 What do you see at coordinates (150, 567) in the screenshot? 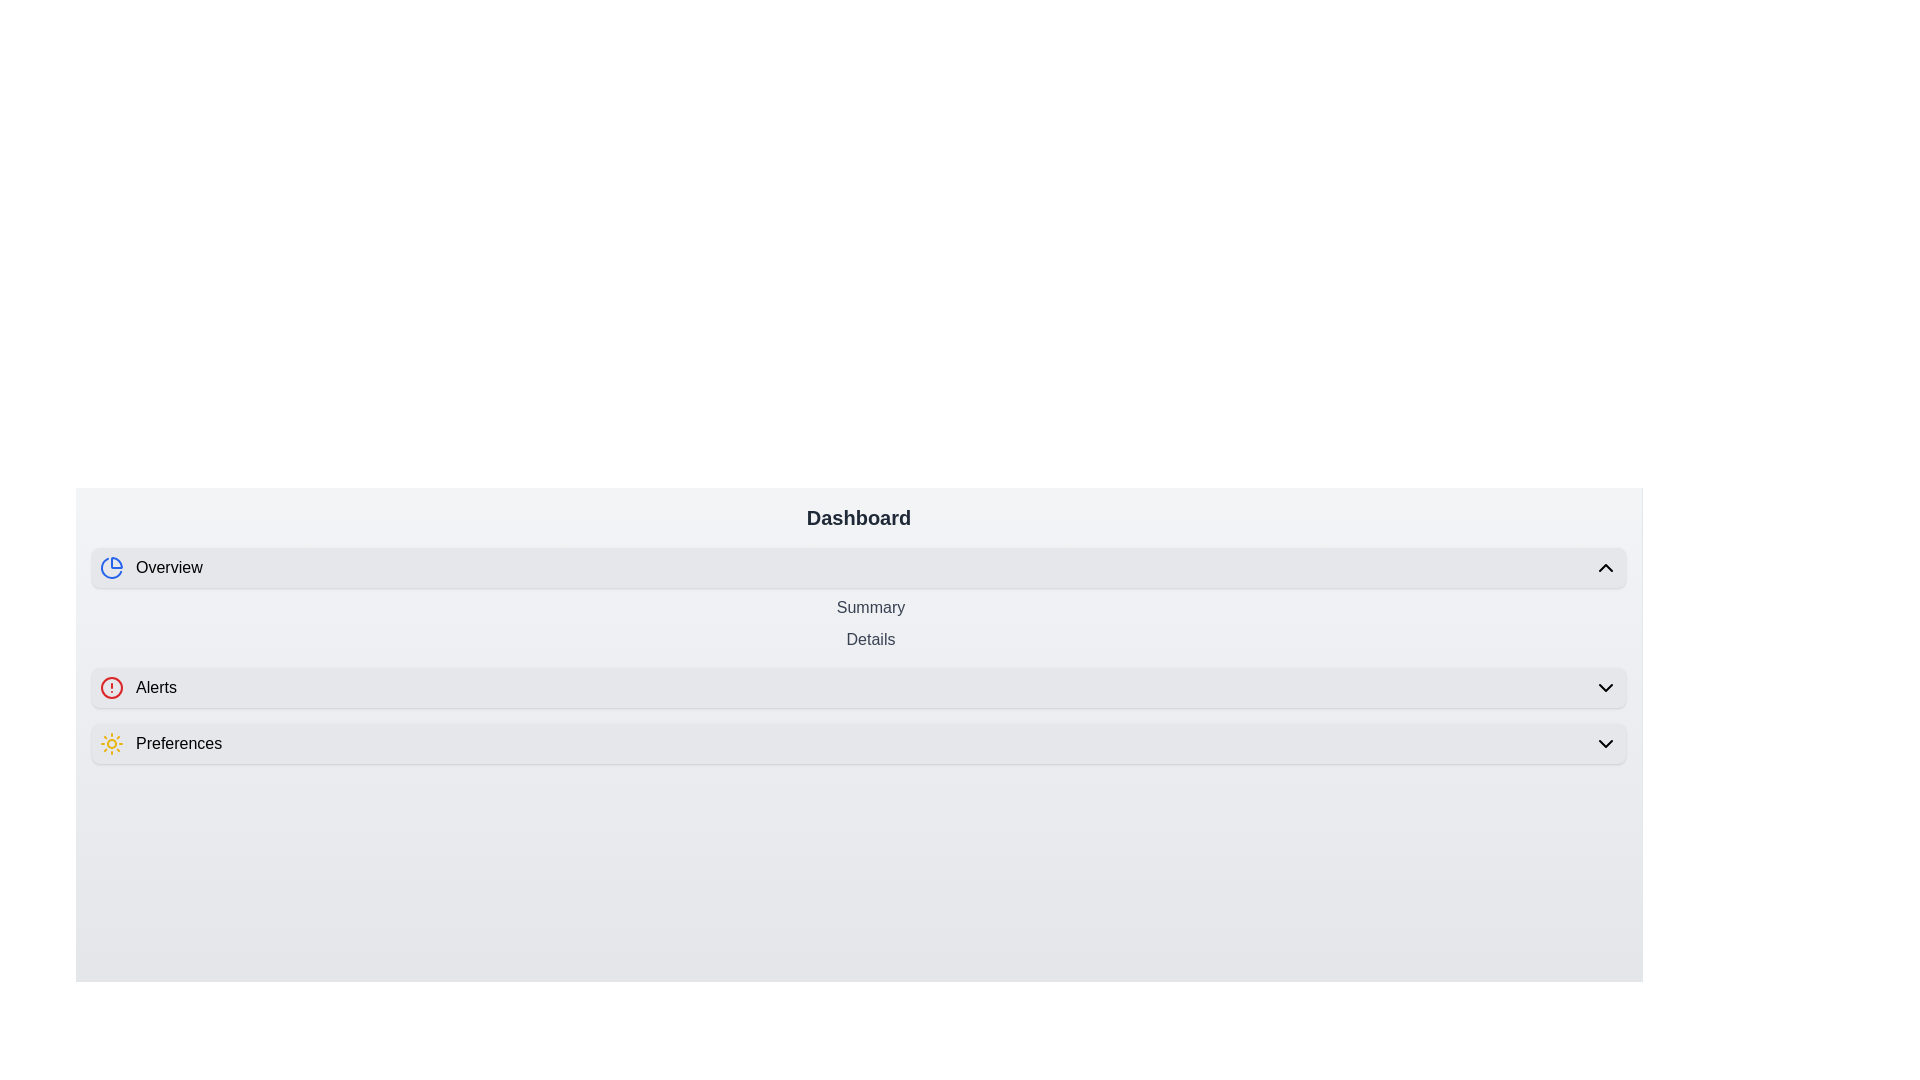
I see `the 'Overview' text label located at the top of the menu on the left side of the page` at bounding box center [150, 567].